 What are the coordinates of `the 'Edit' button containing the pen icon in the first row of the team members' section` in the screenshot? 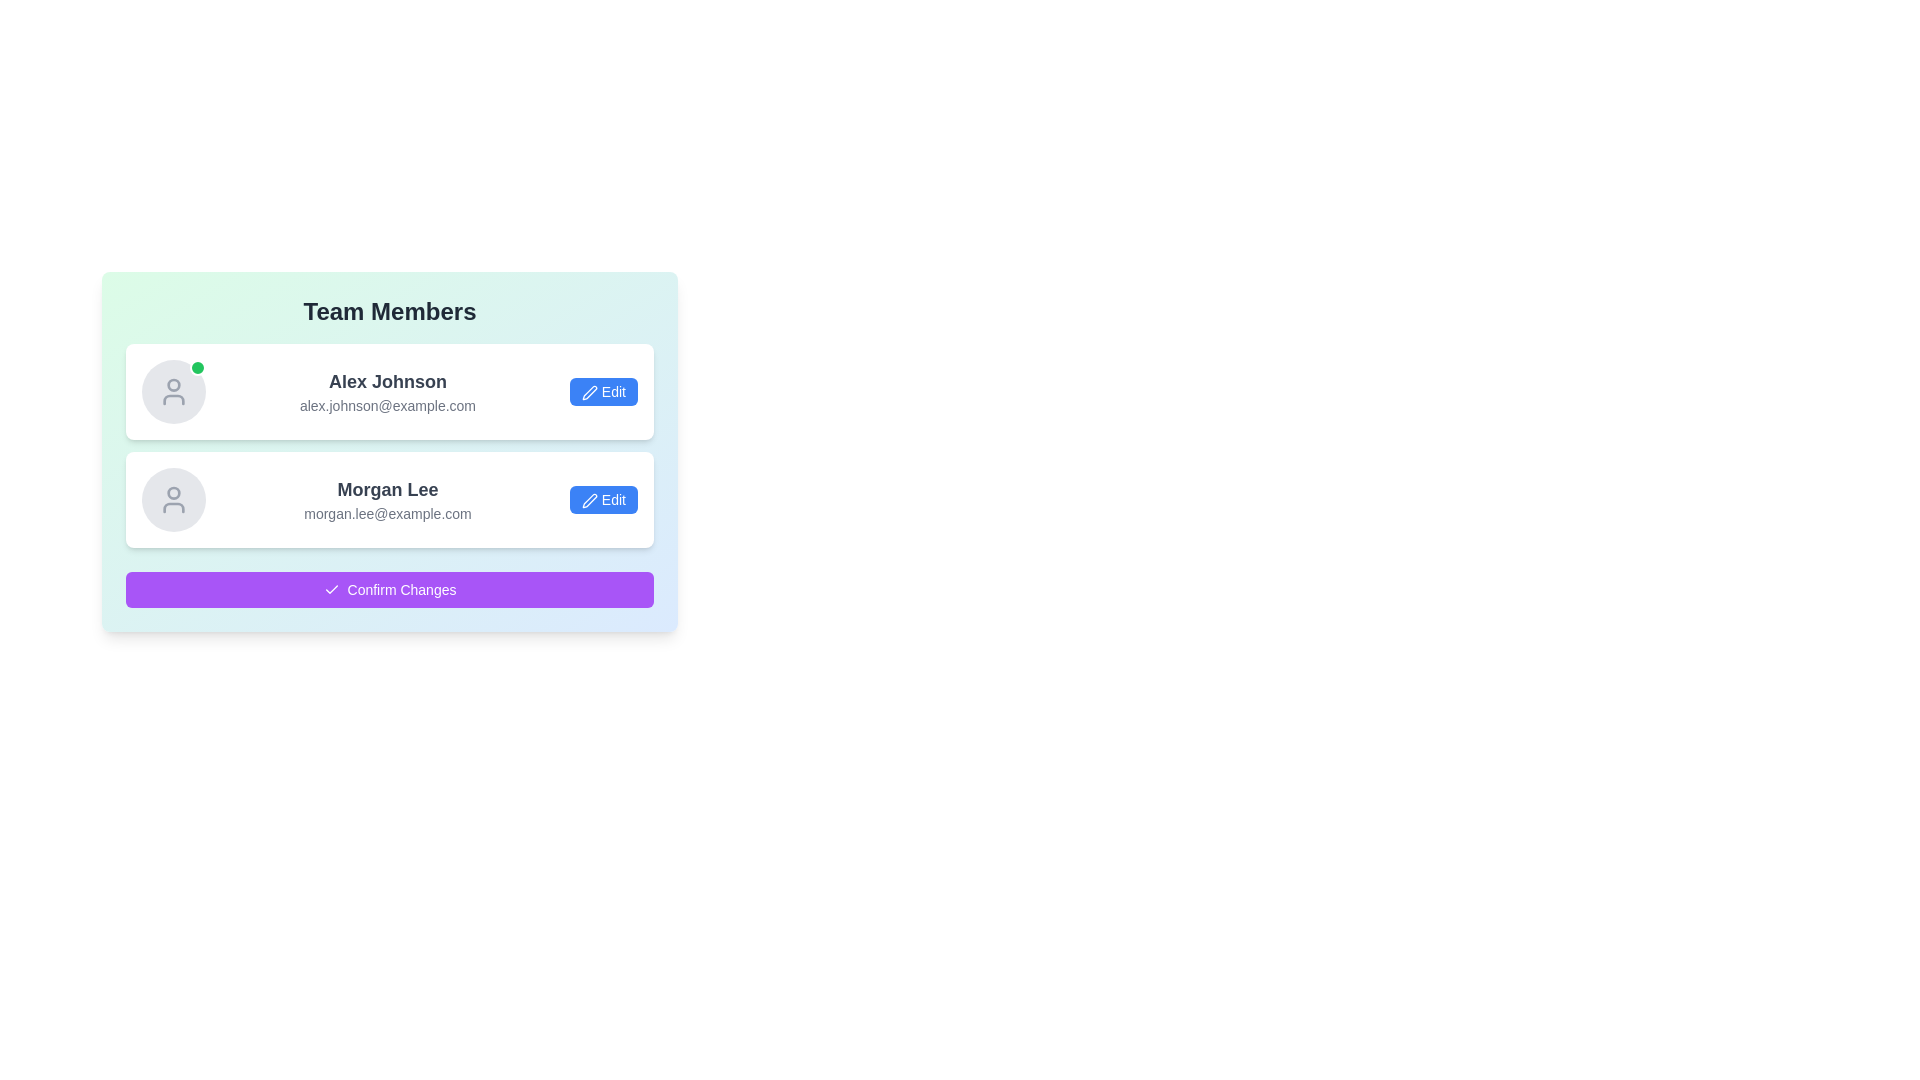 It's located at (589, 393).